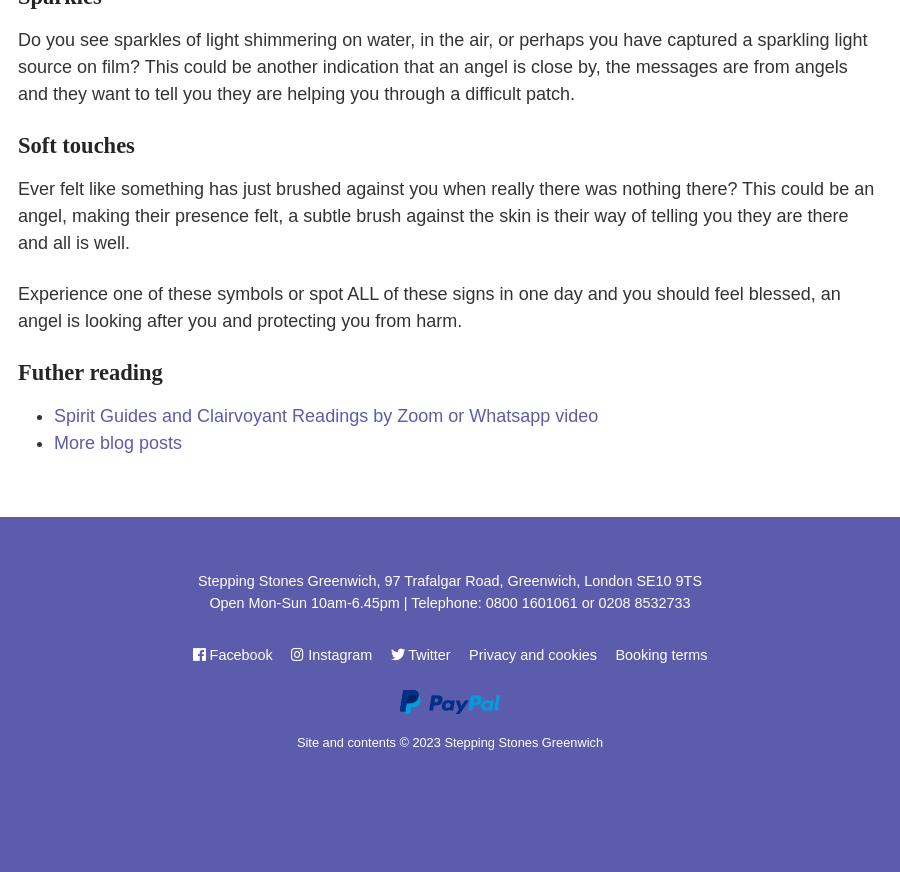  What do you see at coordinates (324, 416) in the screenshot?
I see `'Spirit Guides and Clairvoyant Readings by Zoom or Whatsapp video'` at bounding box center [324, 416].